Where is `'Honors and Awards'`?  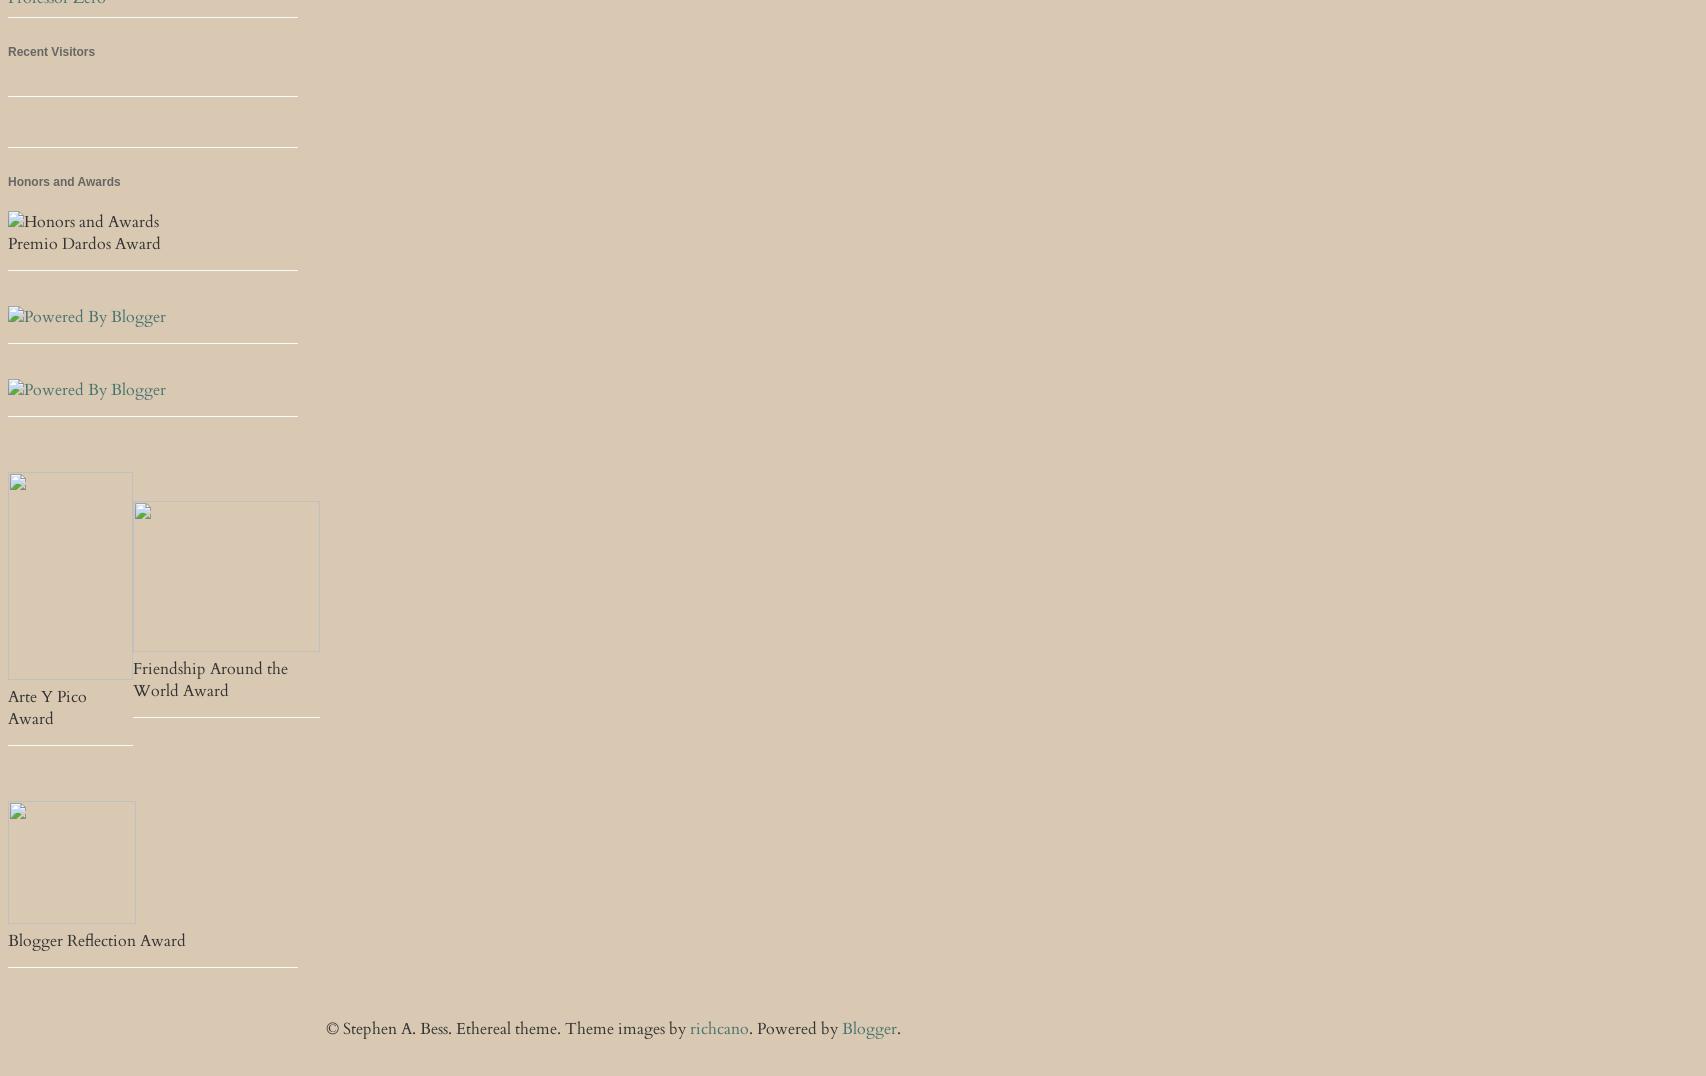
'Honors and Awards' is located at coordinates (63, 180).